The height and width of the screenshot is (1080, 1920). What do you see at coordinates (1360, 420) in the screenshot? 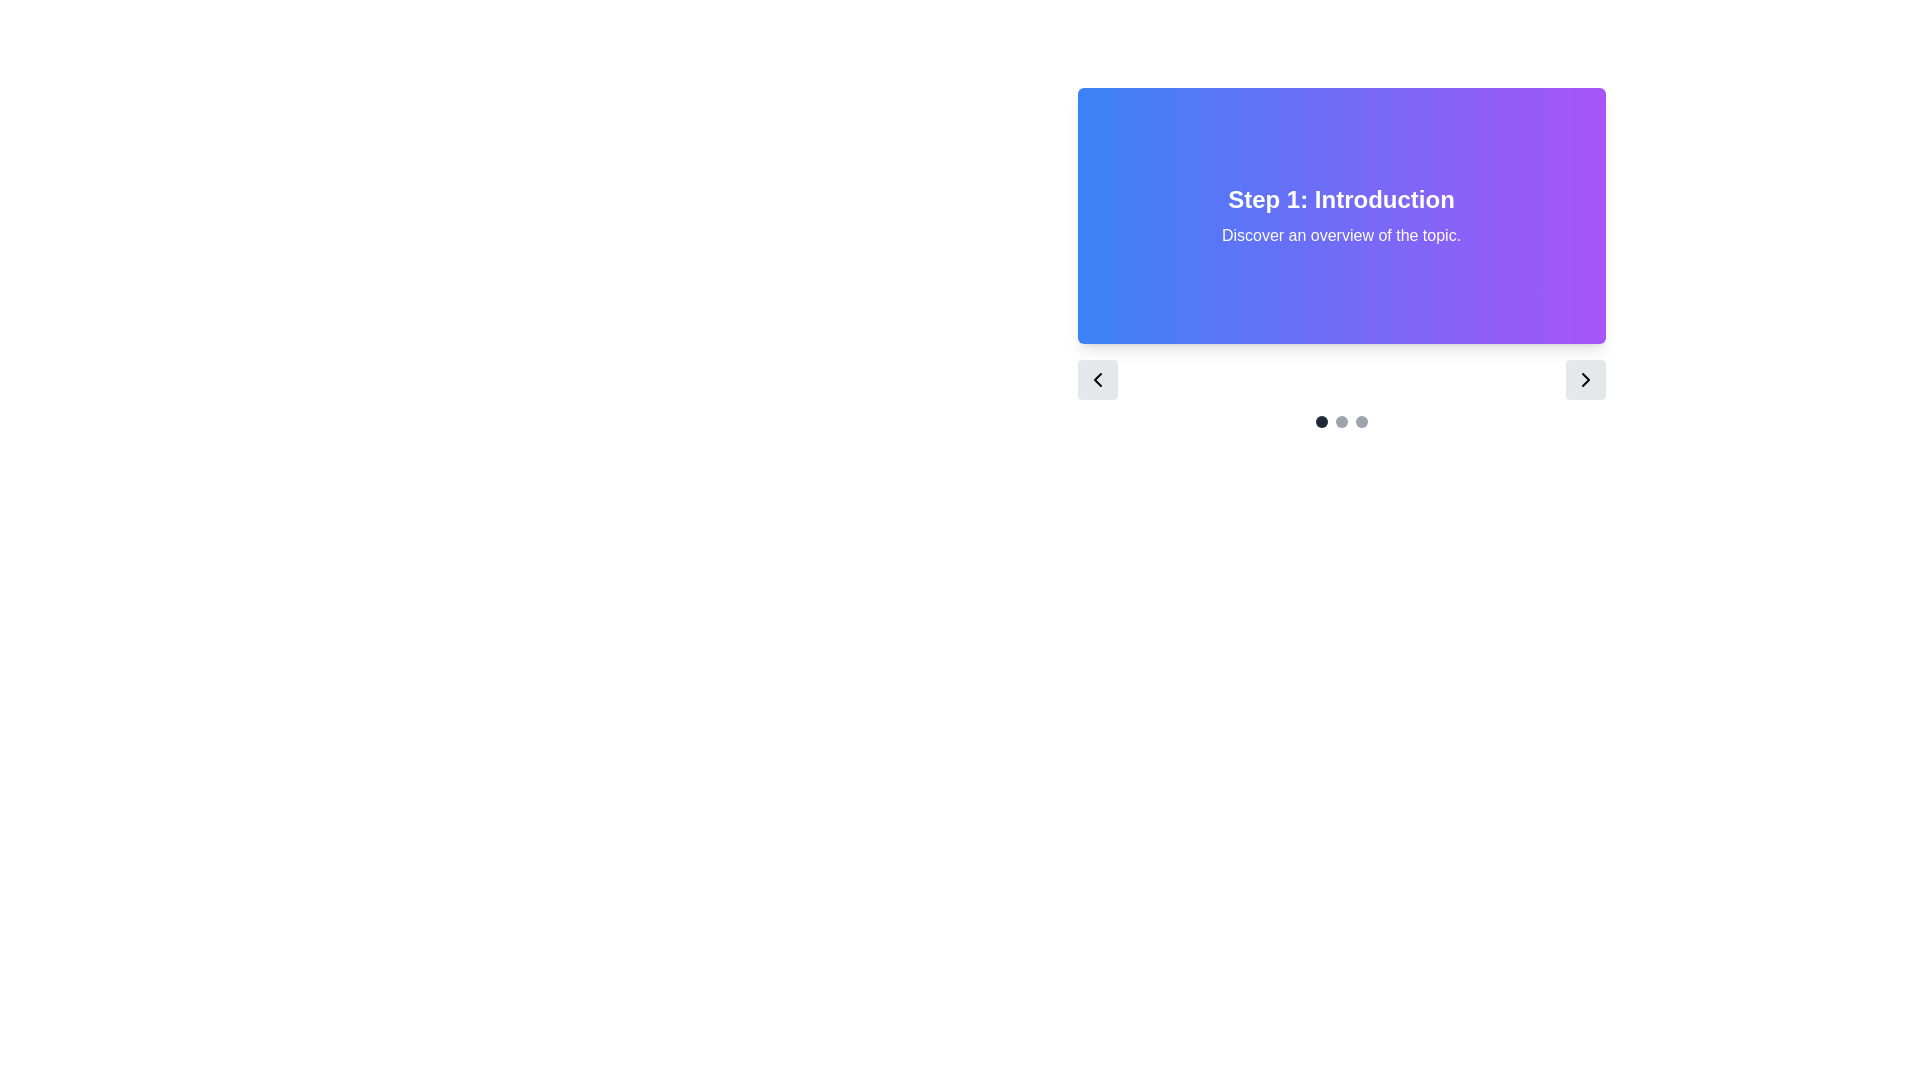
I see `the third pagination dot, which is part of a group of three circular icons arranged in a row below the card component` at bounding box center [1360, 420].